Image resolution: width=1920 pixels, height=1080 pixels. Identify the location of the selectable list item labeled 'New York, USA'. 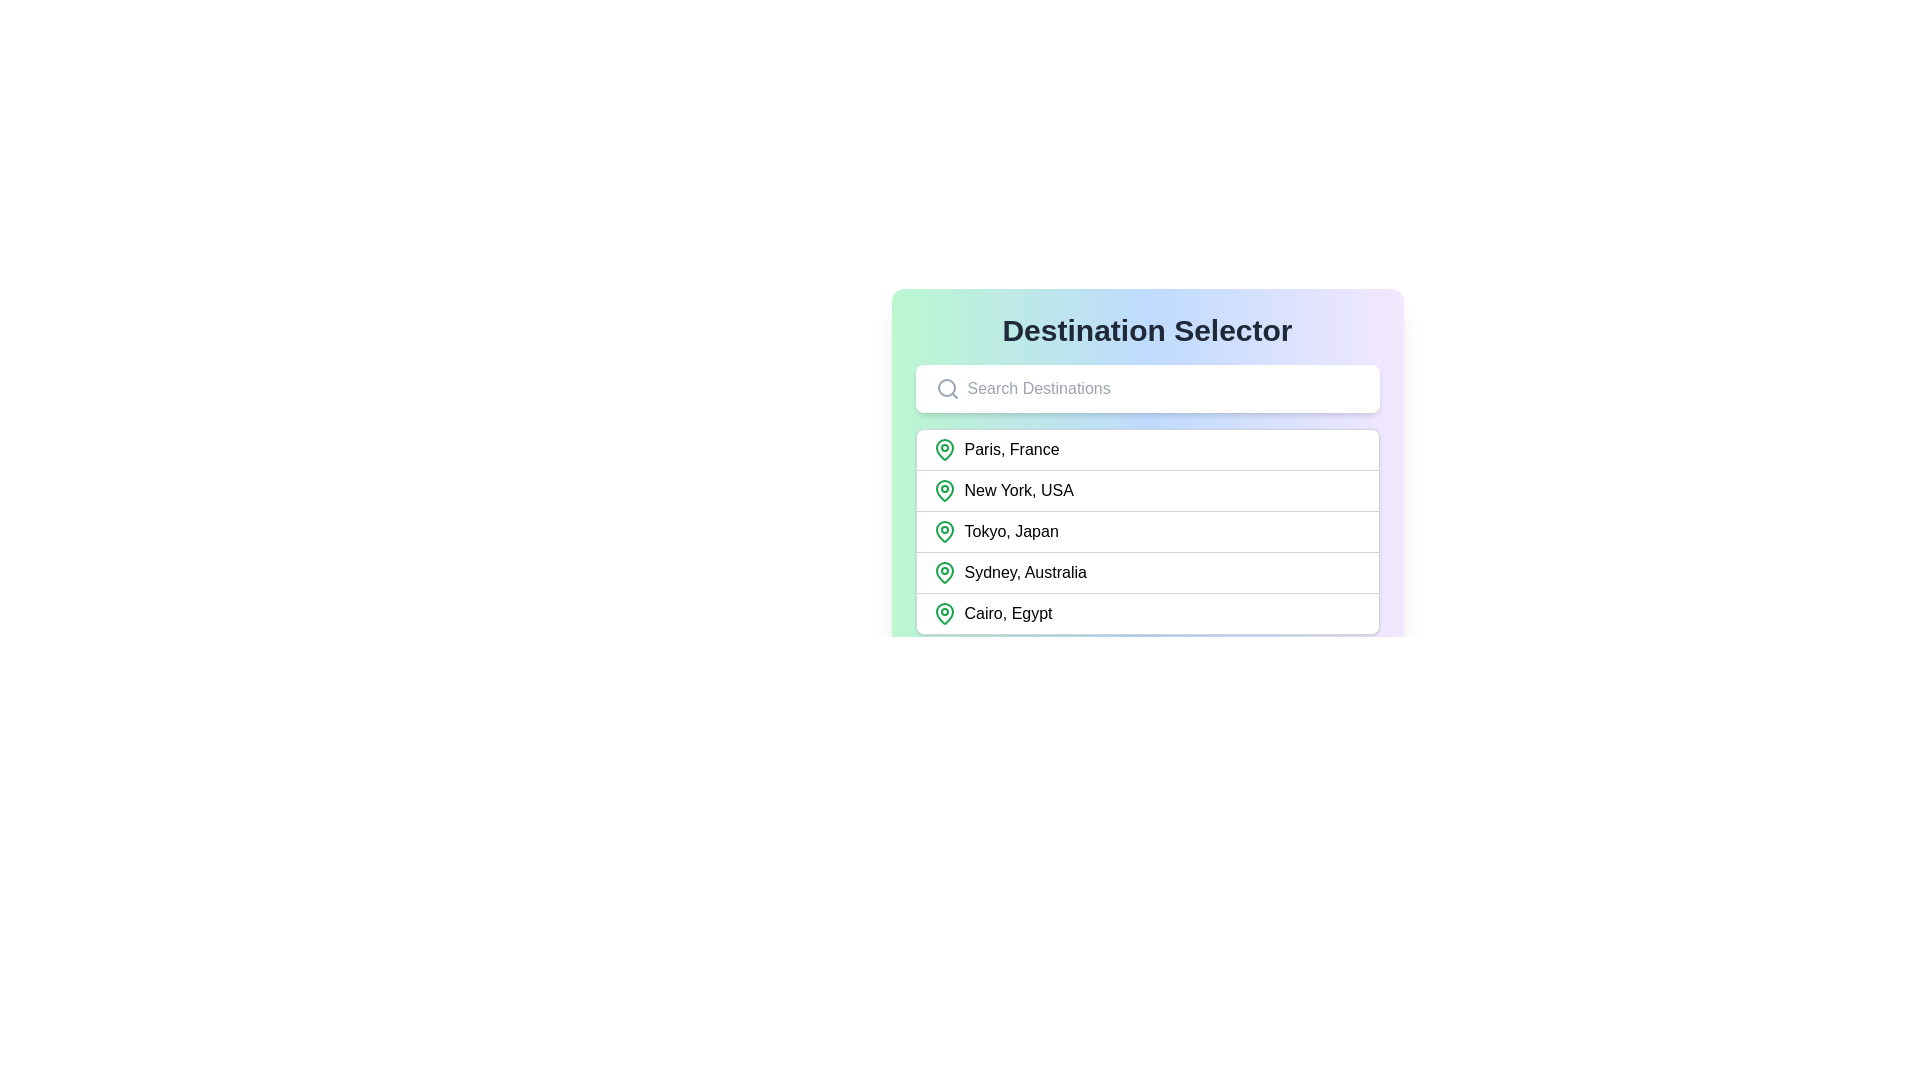
(1147, 490).